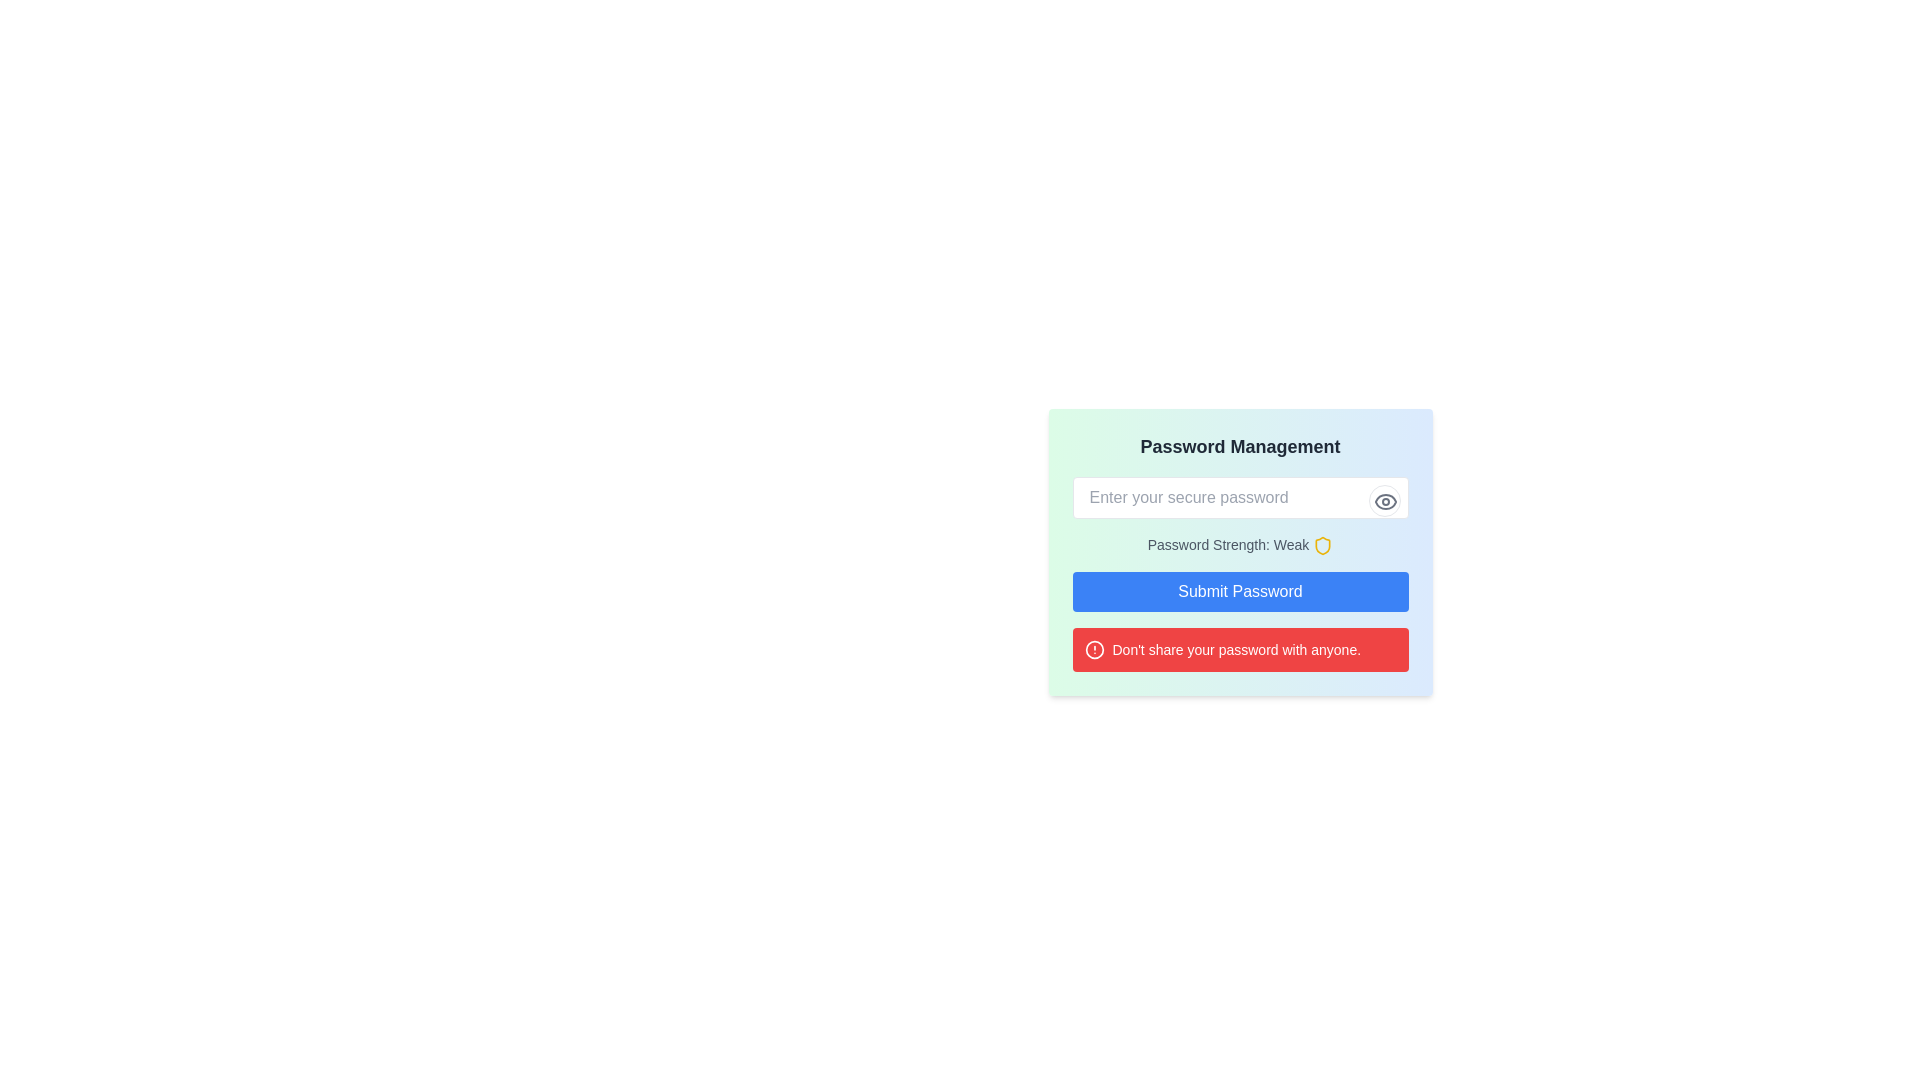 This screenshot has height=1080, width=1920. What do you see at coordinates (1239, 591) in the screenshot?
I see `the submit button located at the bottom of the 'Password Management' card layout, just below the 'Password Strength: Weak' text` at bounding box center [1239, 591].